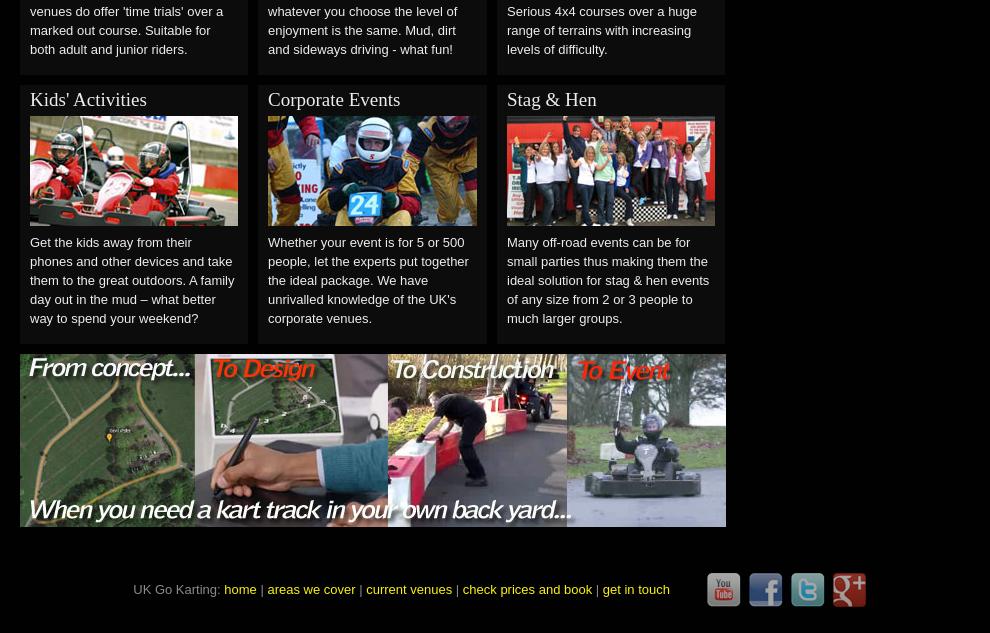  What do you see at coordinates (223, 589) in the screenshot?
I see `'home'` at bounding box center [223, 589].